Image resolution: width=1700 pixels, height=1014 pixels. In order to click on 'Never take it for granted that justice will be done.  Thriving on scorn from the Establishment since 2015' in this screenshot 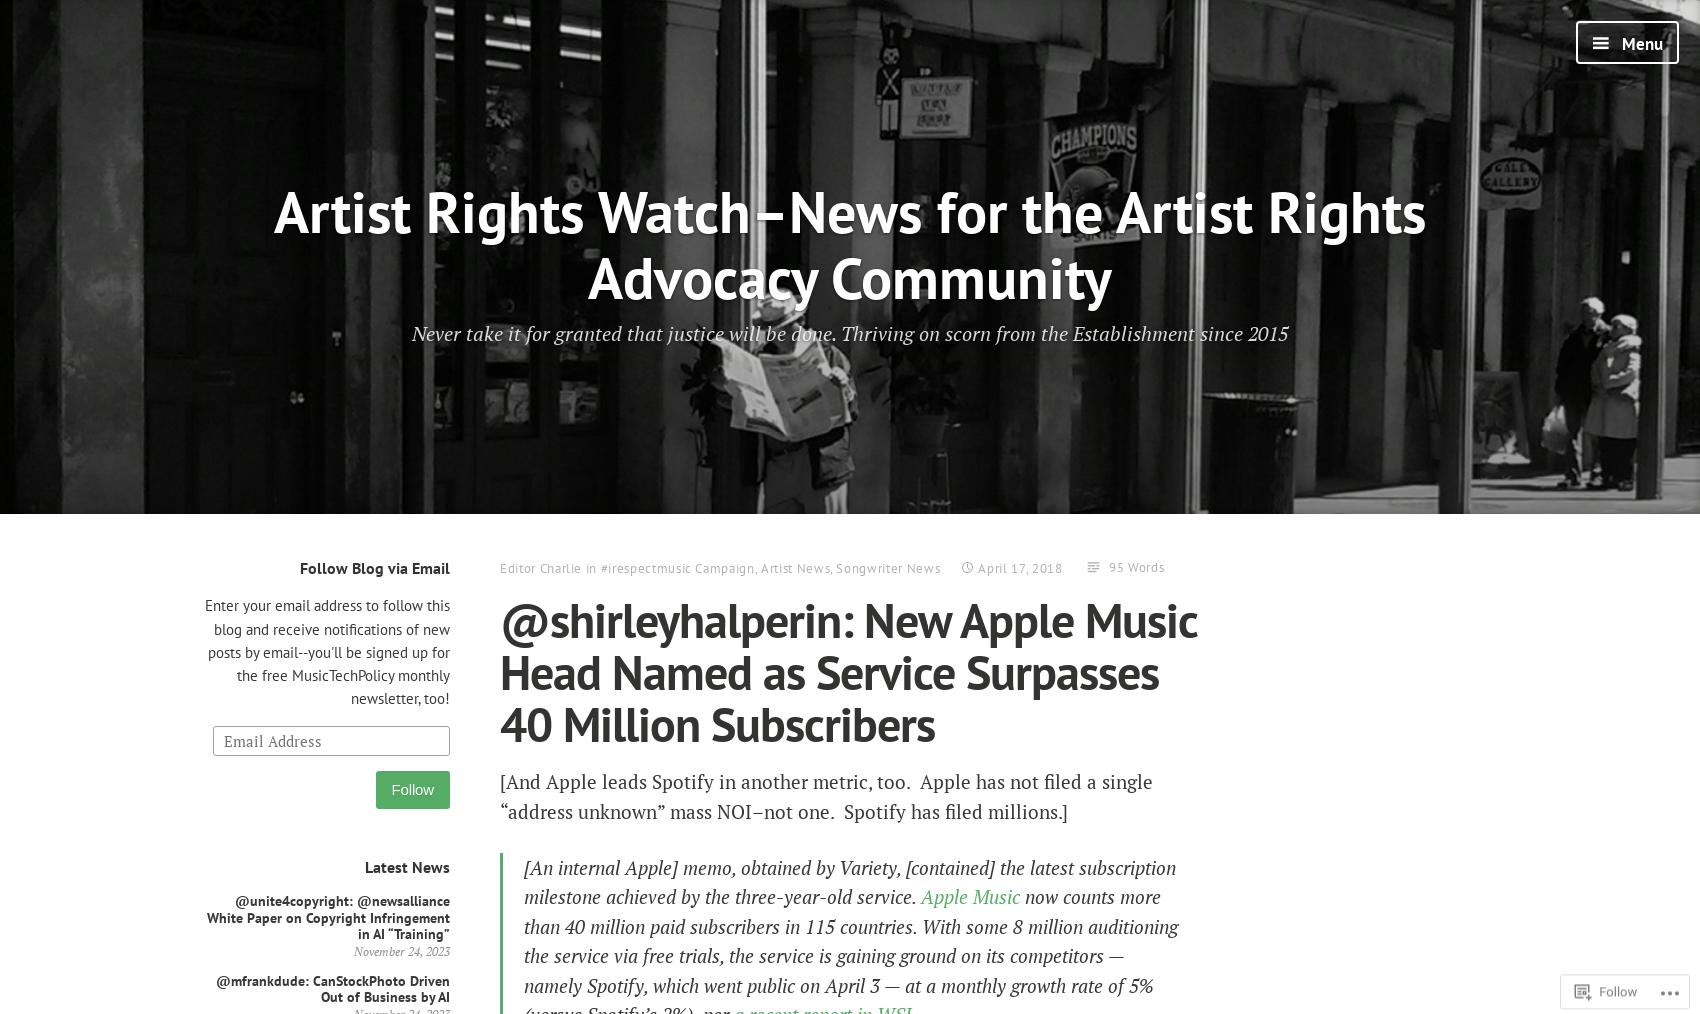, I will do `click(411, 332)`.